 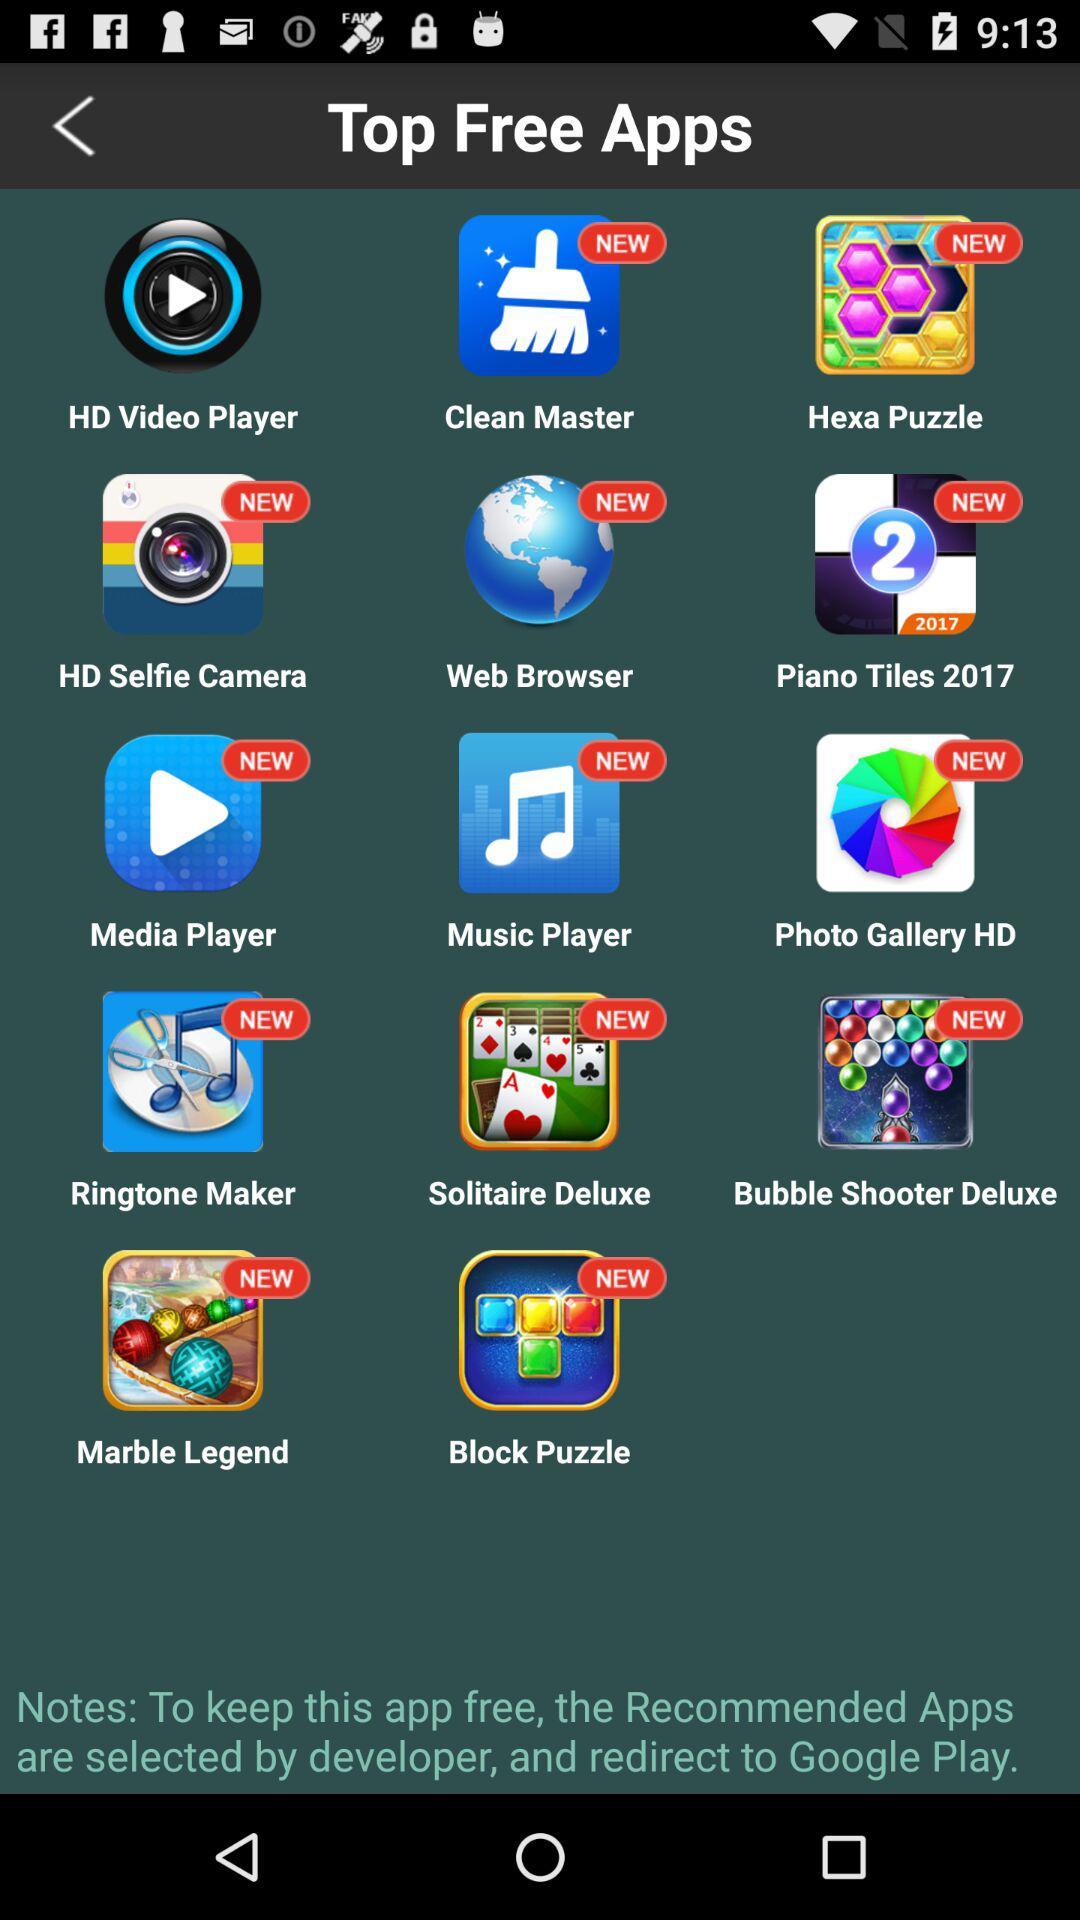 I want to click on the last new from the image, so click(x=620, y=1276).